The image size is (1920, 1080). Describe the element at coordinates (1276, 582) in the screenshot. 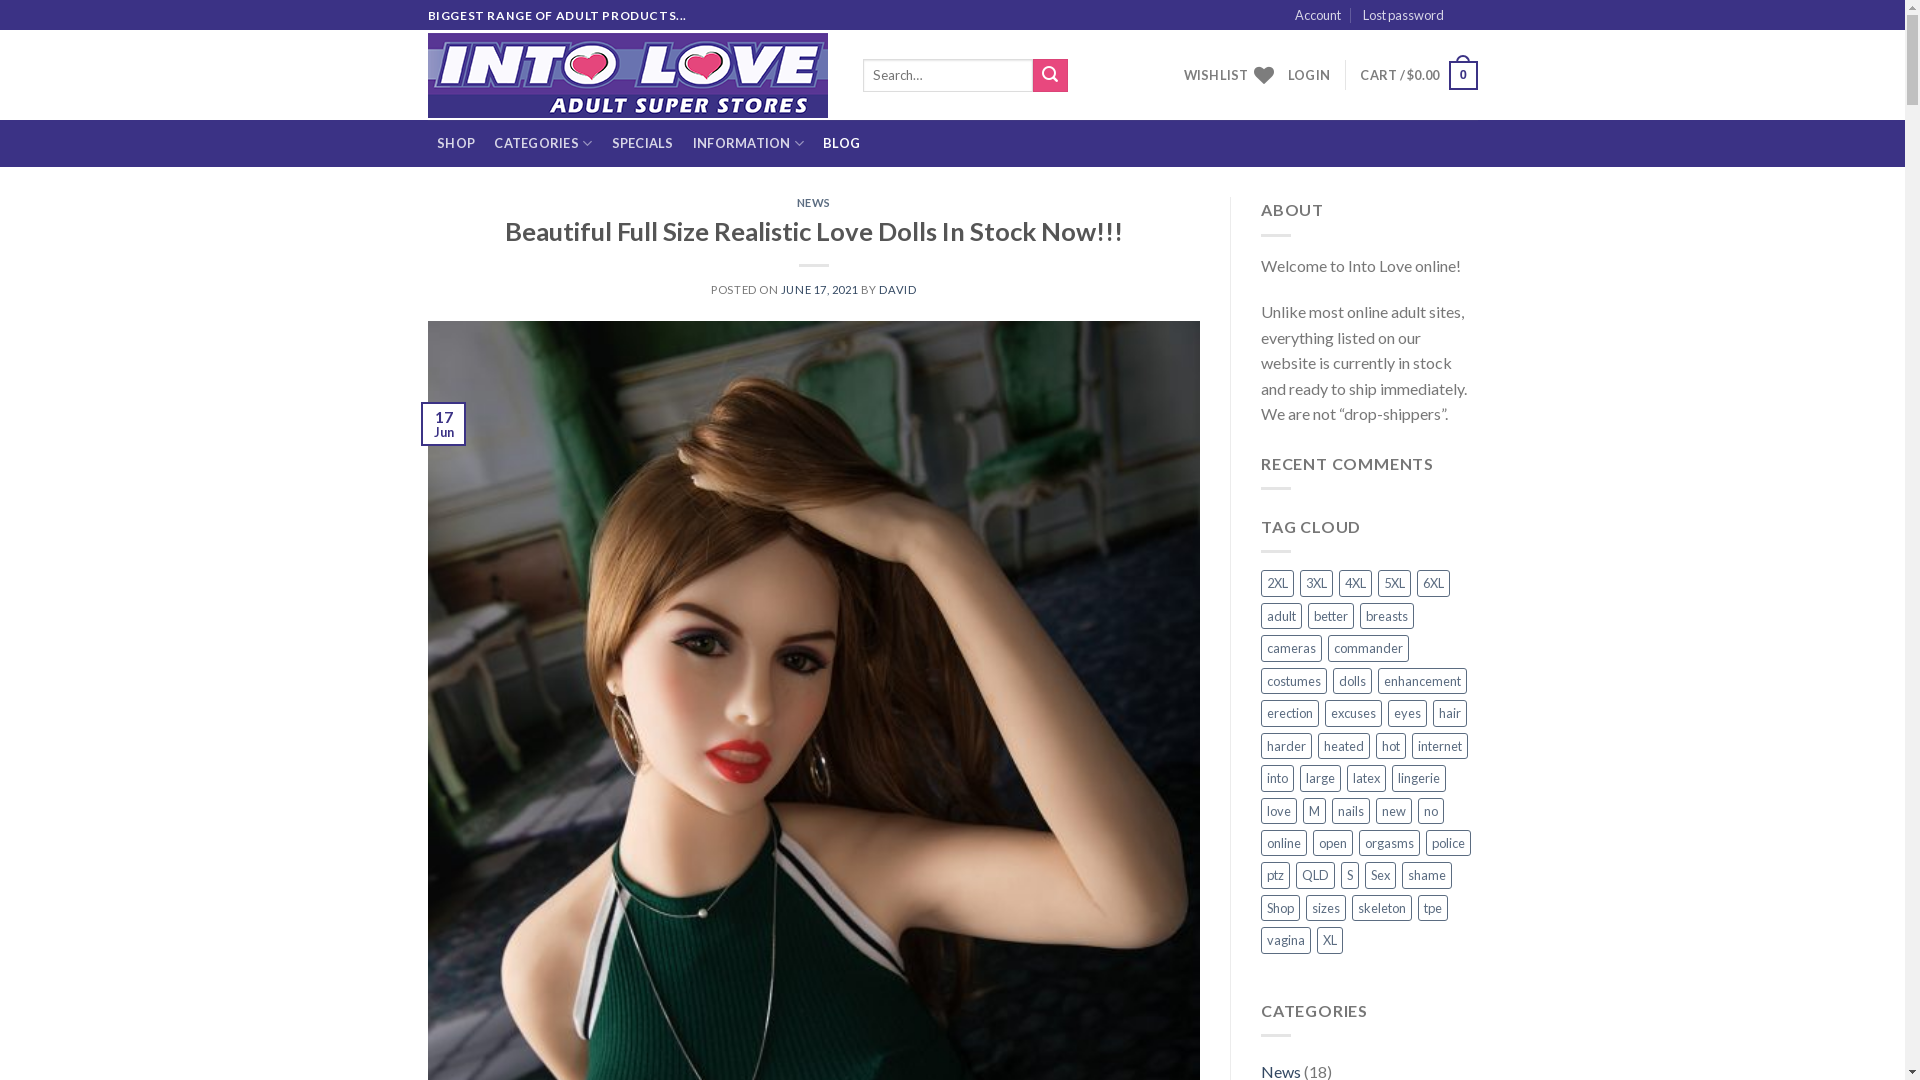

I see `'2XL'` at that location.